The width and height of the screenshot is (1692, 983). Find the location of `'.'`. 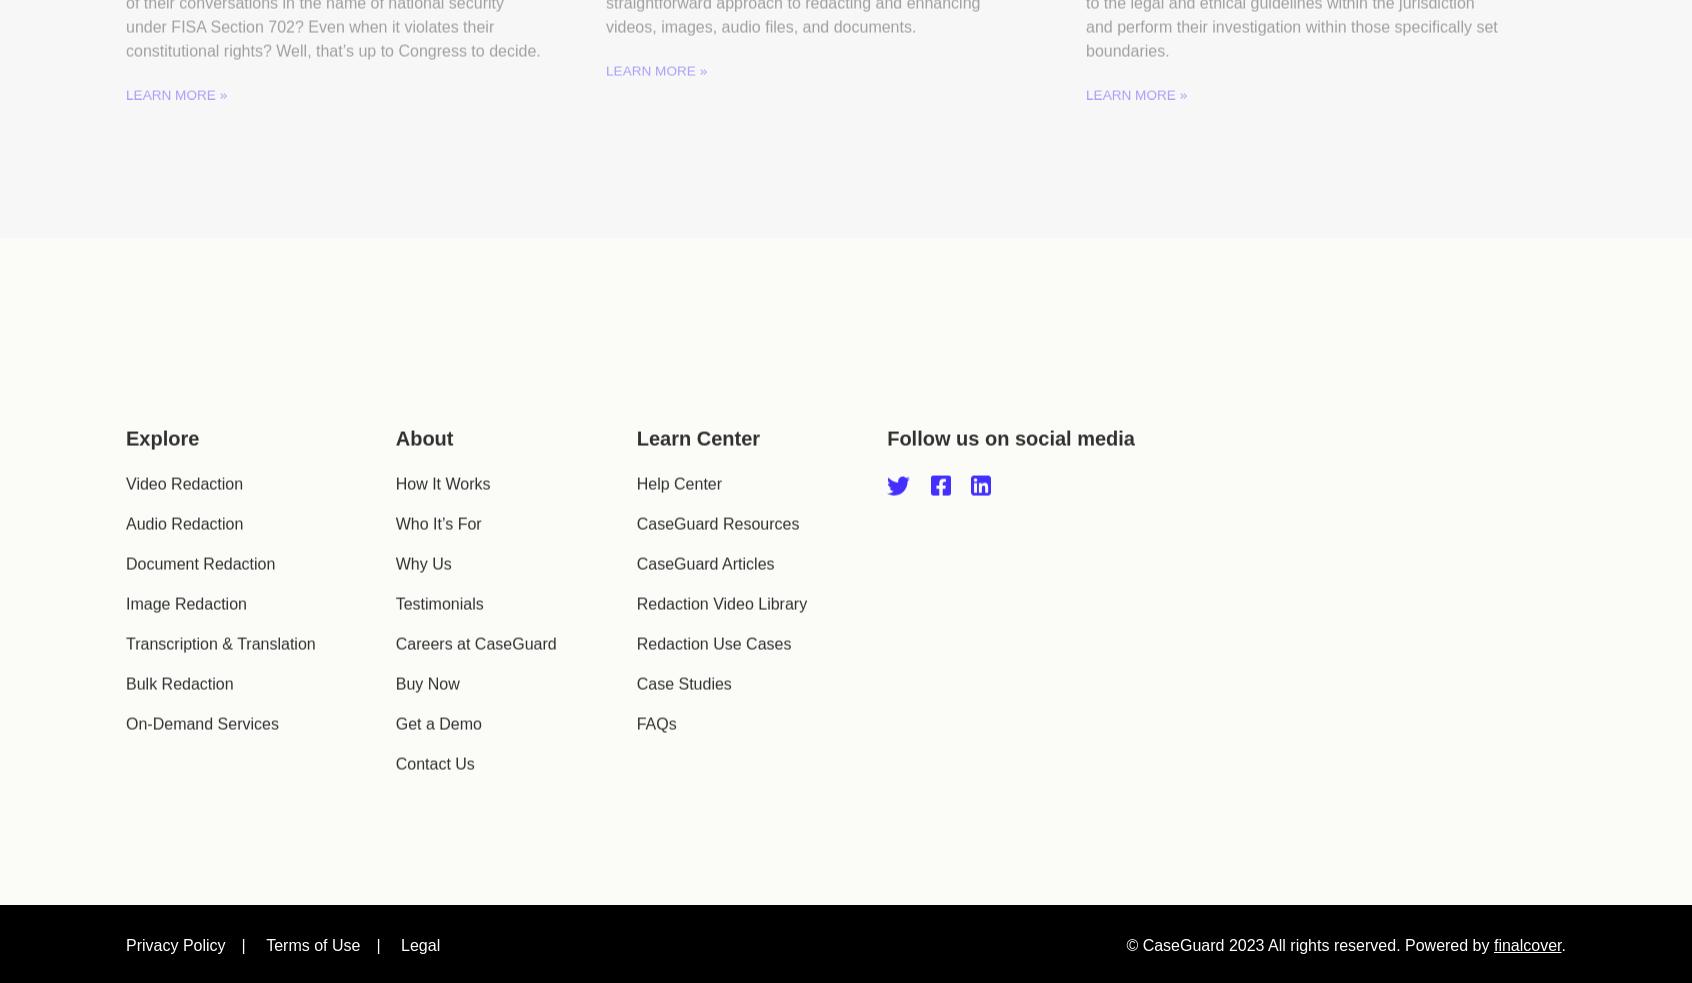

'.' is located at coordinates (1562, 891).